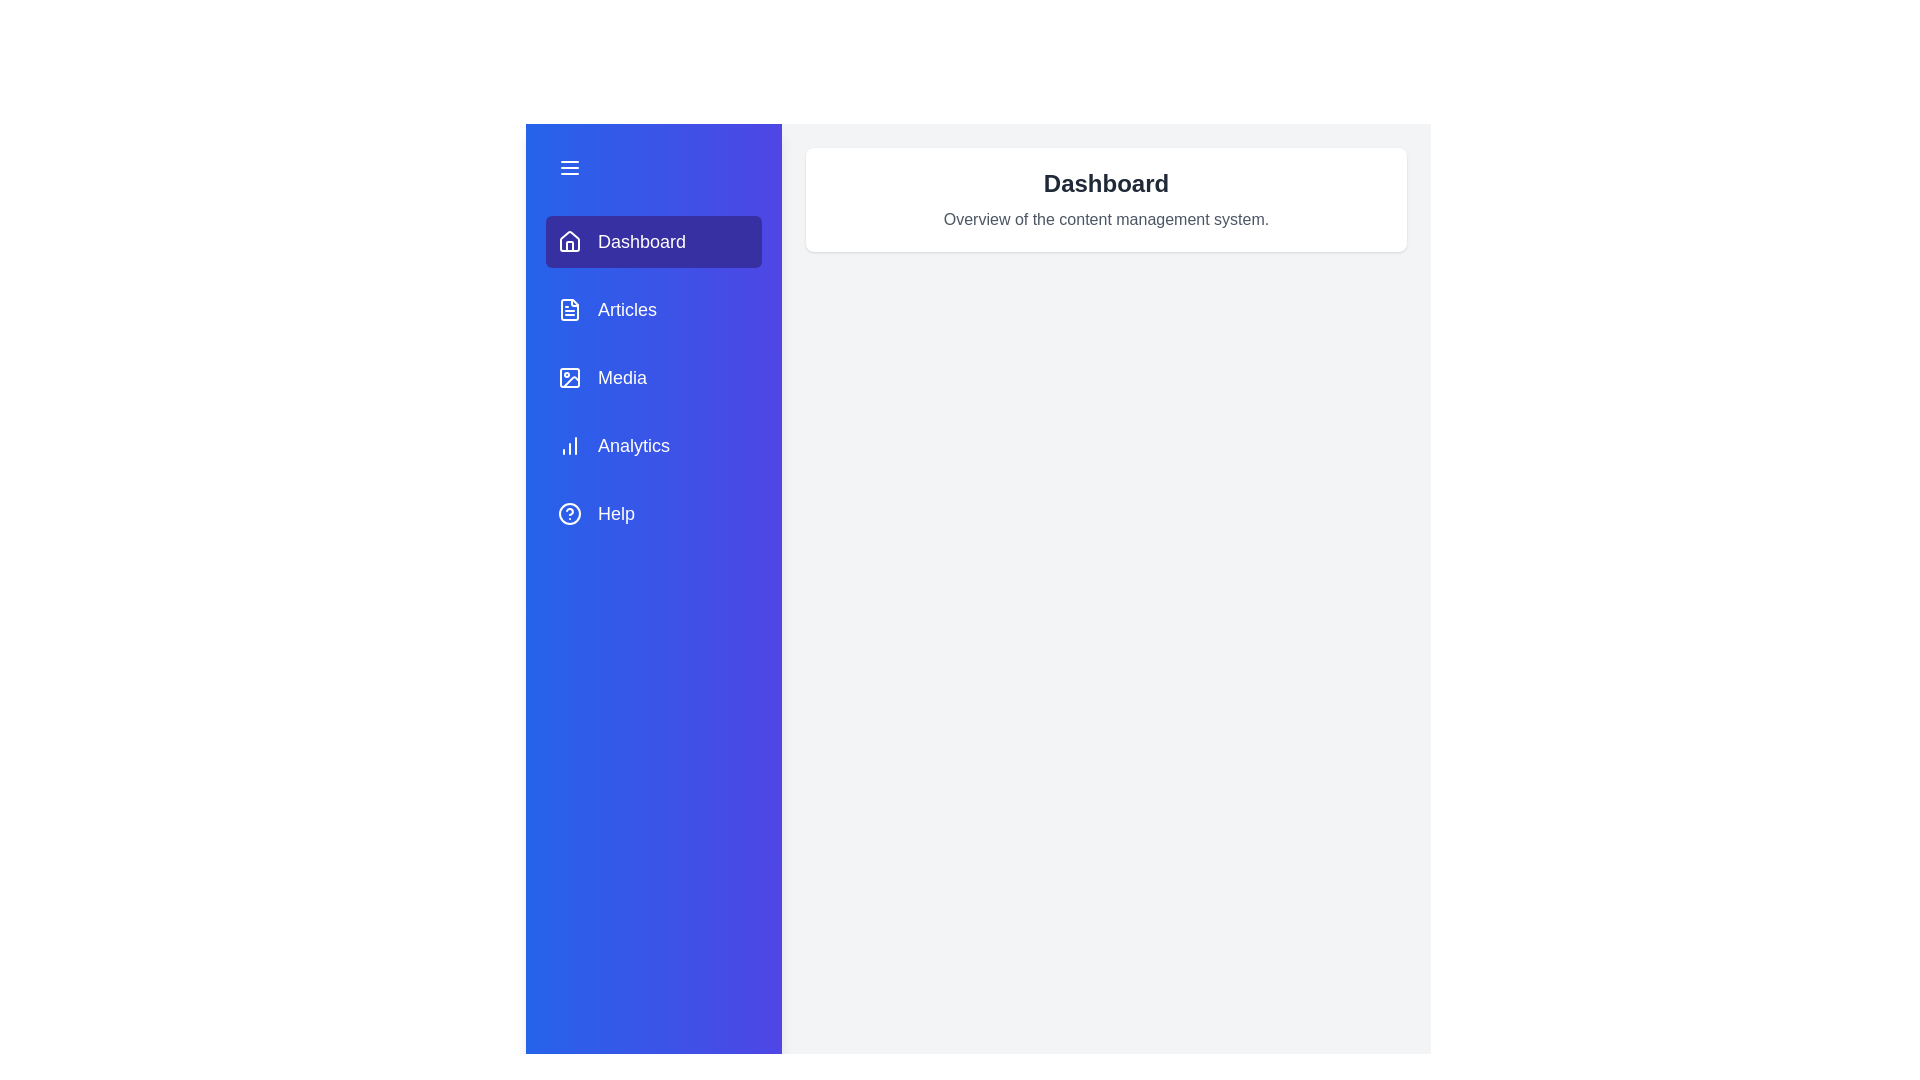  Describe the element at coordinates (653, 445) in the screenshot. I see `the tab labeled Analytics to highlight it` at that location.